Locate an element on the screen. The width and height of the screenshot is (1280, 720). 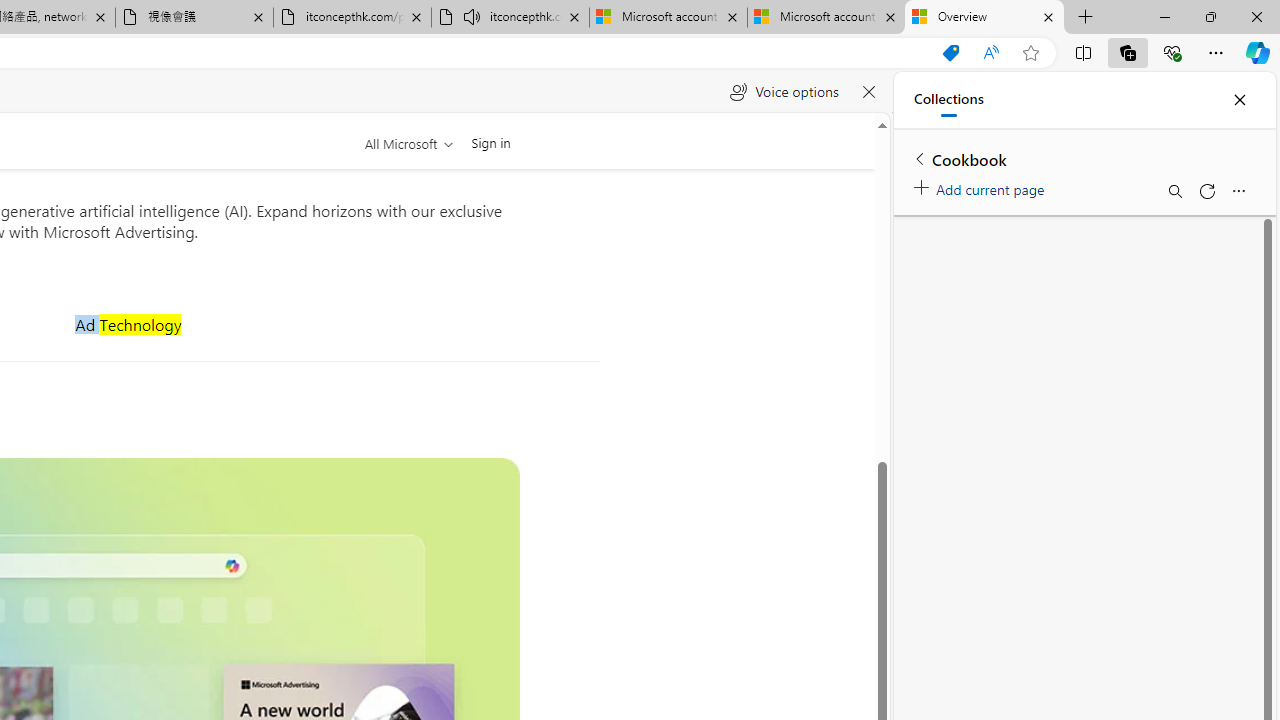
'Overview' is located at coordinates (984, 17).